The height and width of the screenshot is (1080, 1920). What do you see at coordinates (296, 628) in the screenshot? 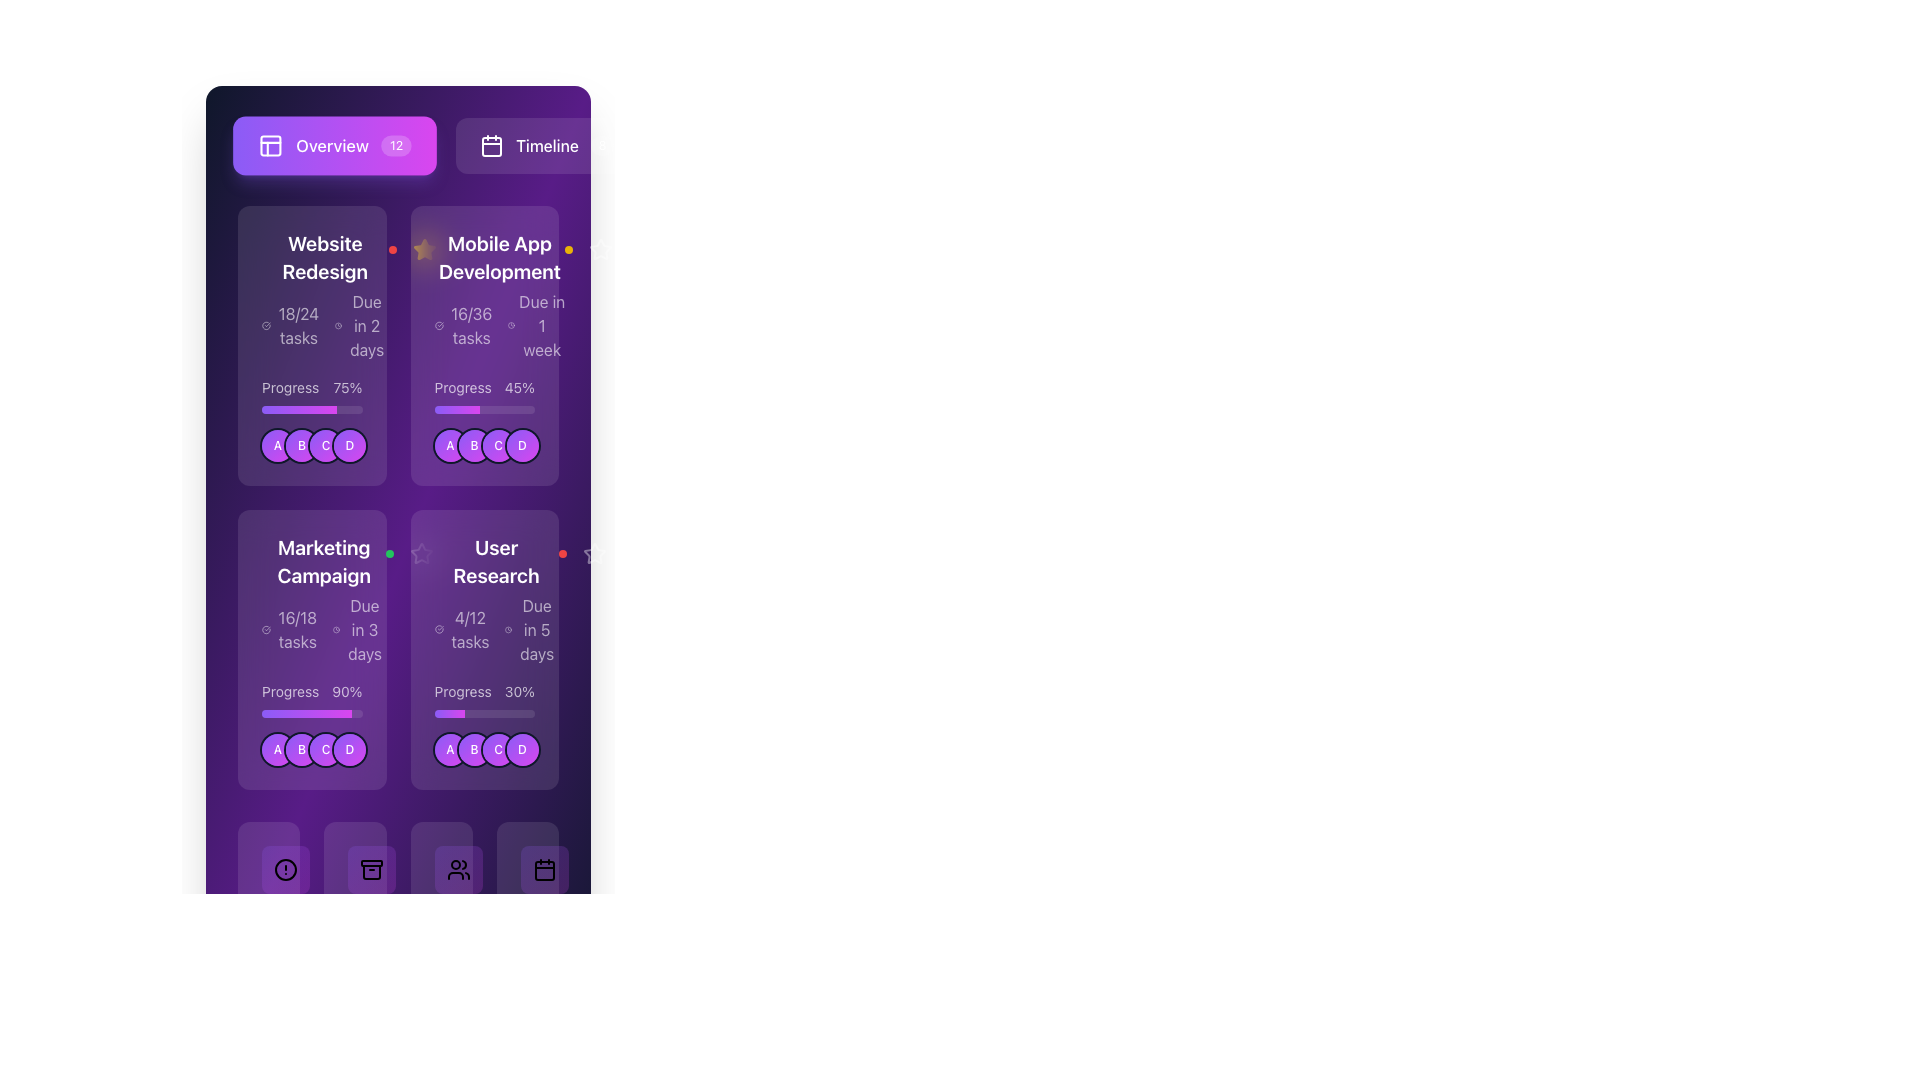
I see `text displayed as '16/18 tasks' in a bold, white font on a purple background, located in the center-left area of the 'Marketing Campaign' card` at bounding box center [296, 628].